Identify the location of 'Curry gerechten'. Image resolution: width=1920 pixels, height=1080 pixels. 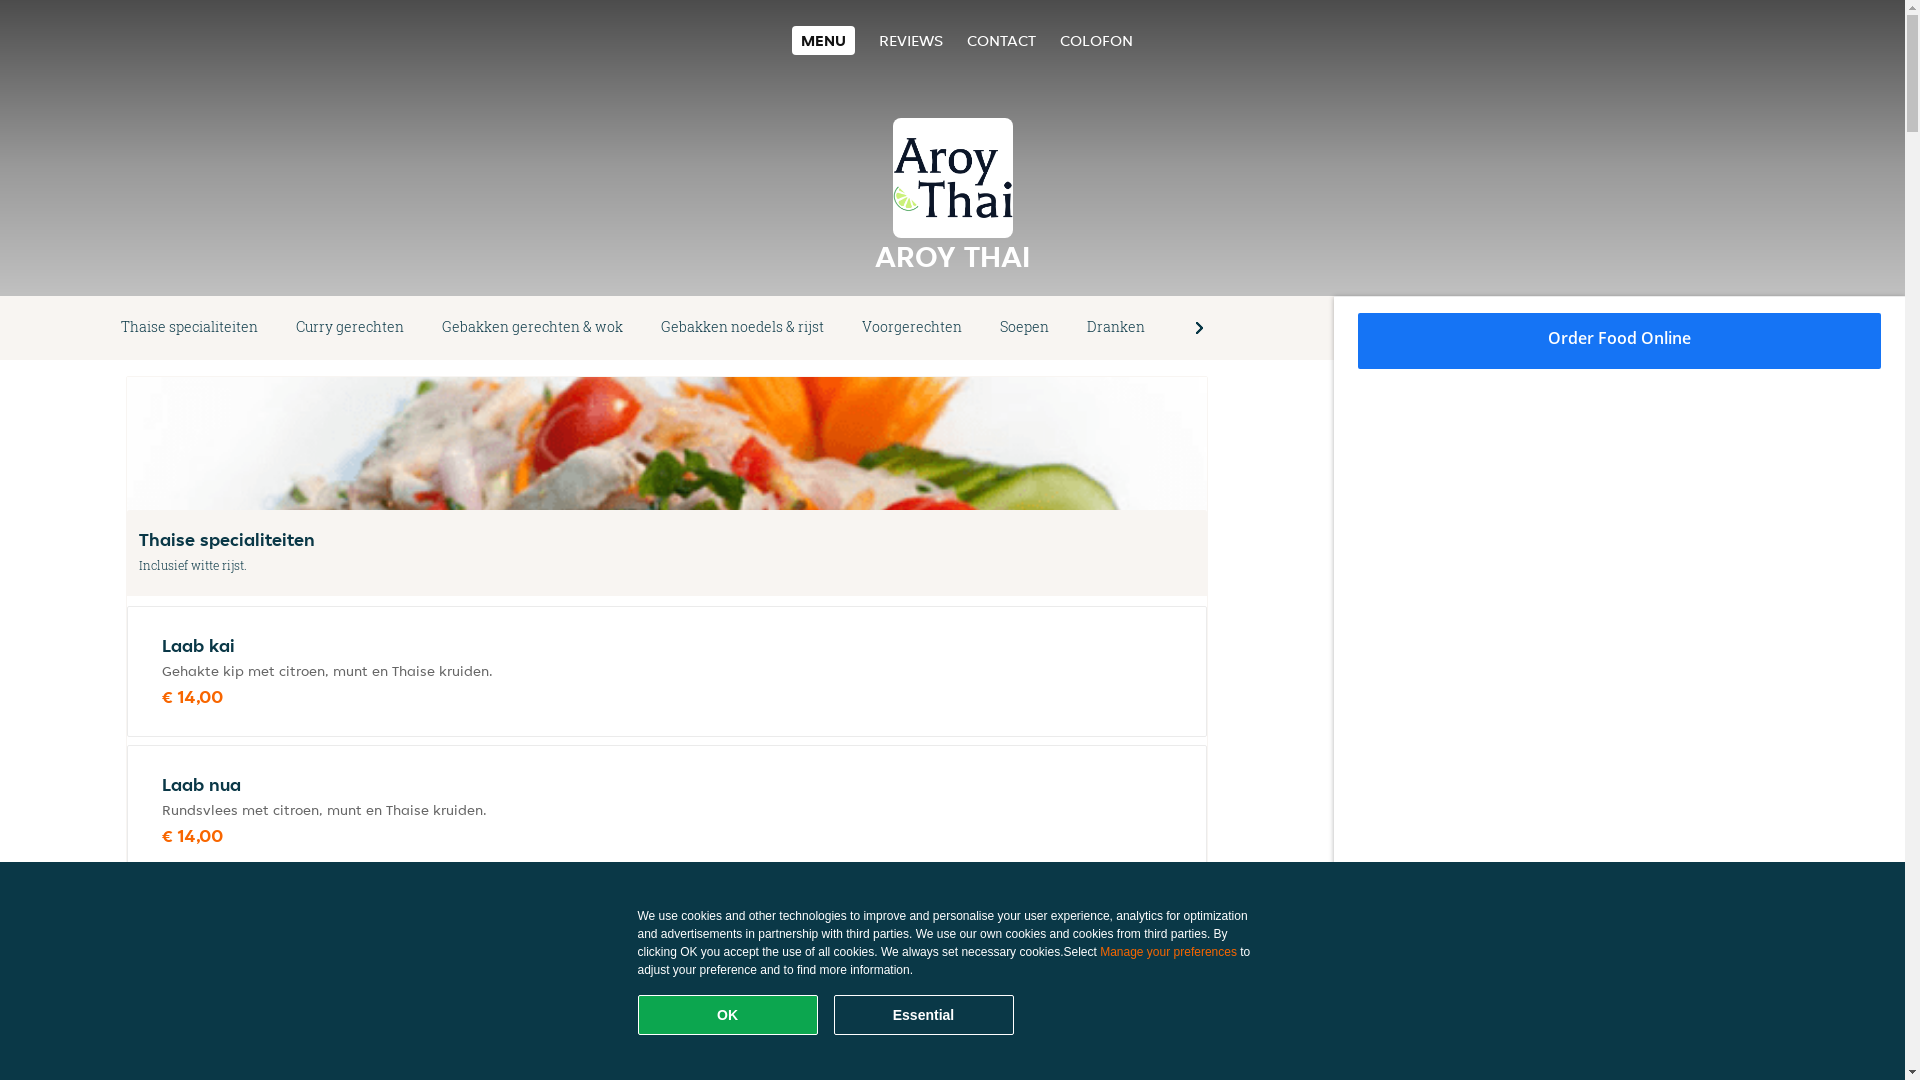
(276, 326).